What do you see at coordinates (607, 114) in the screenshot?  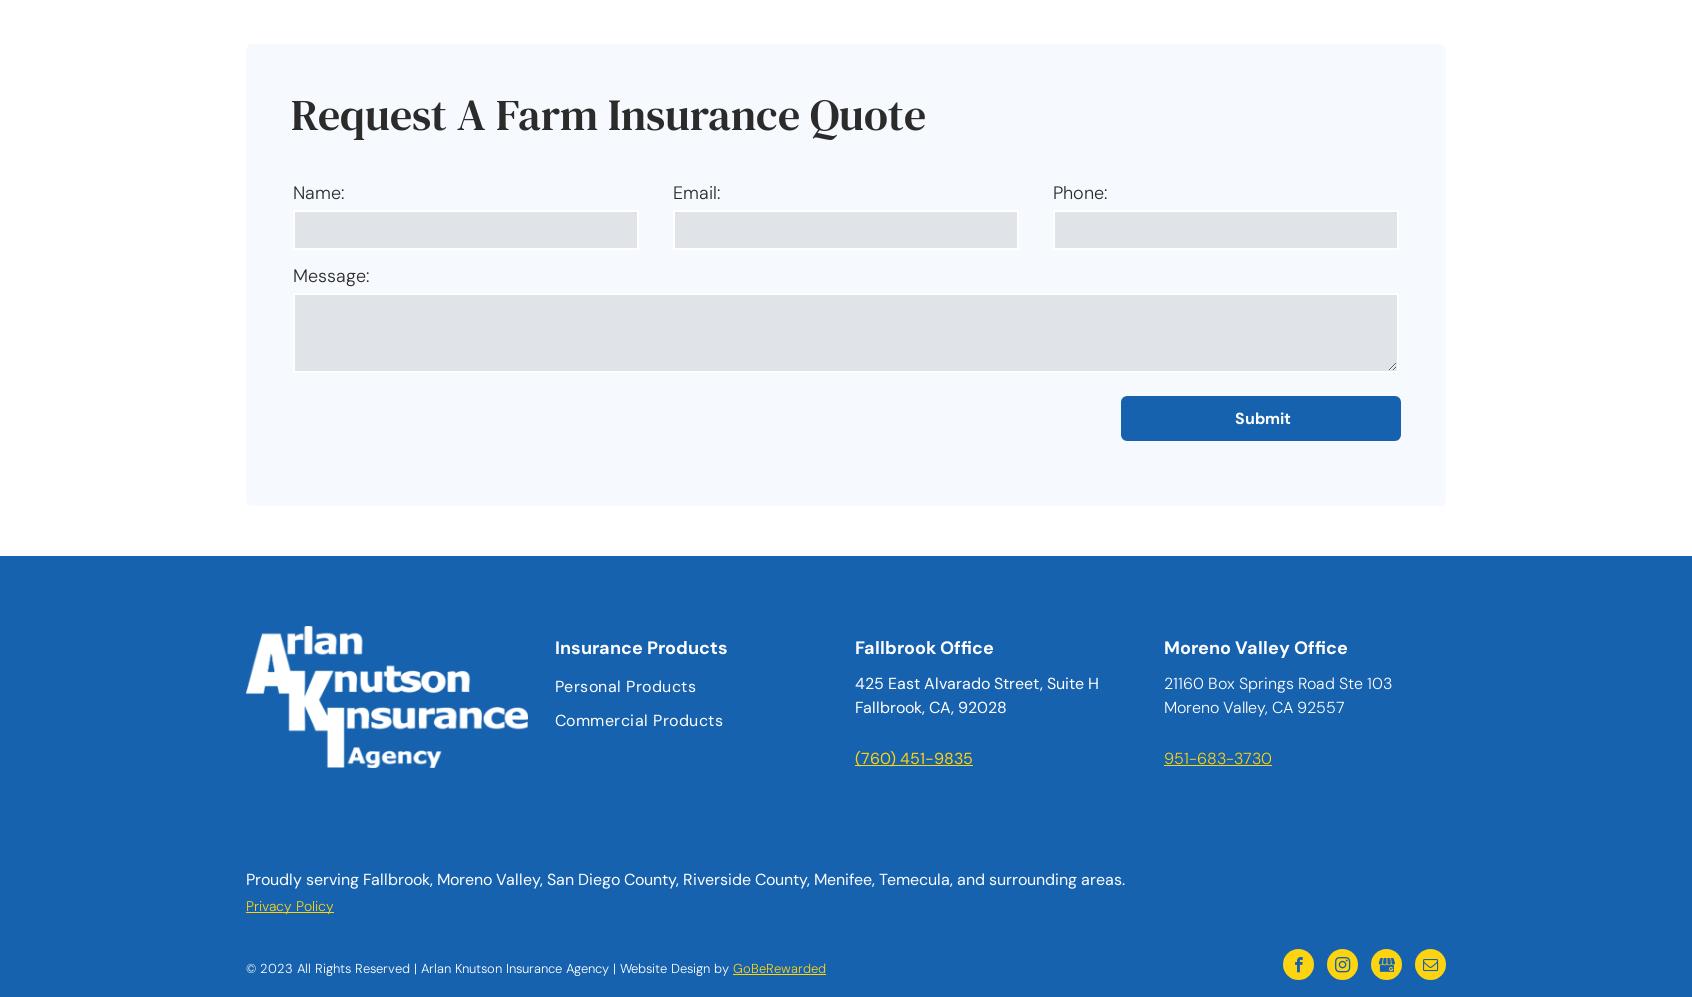 I see `'Request A Farm Insurance Quote'` at bounding box center [607, 114].